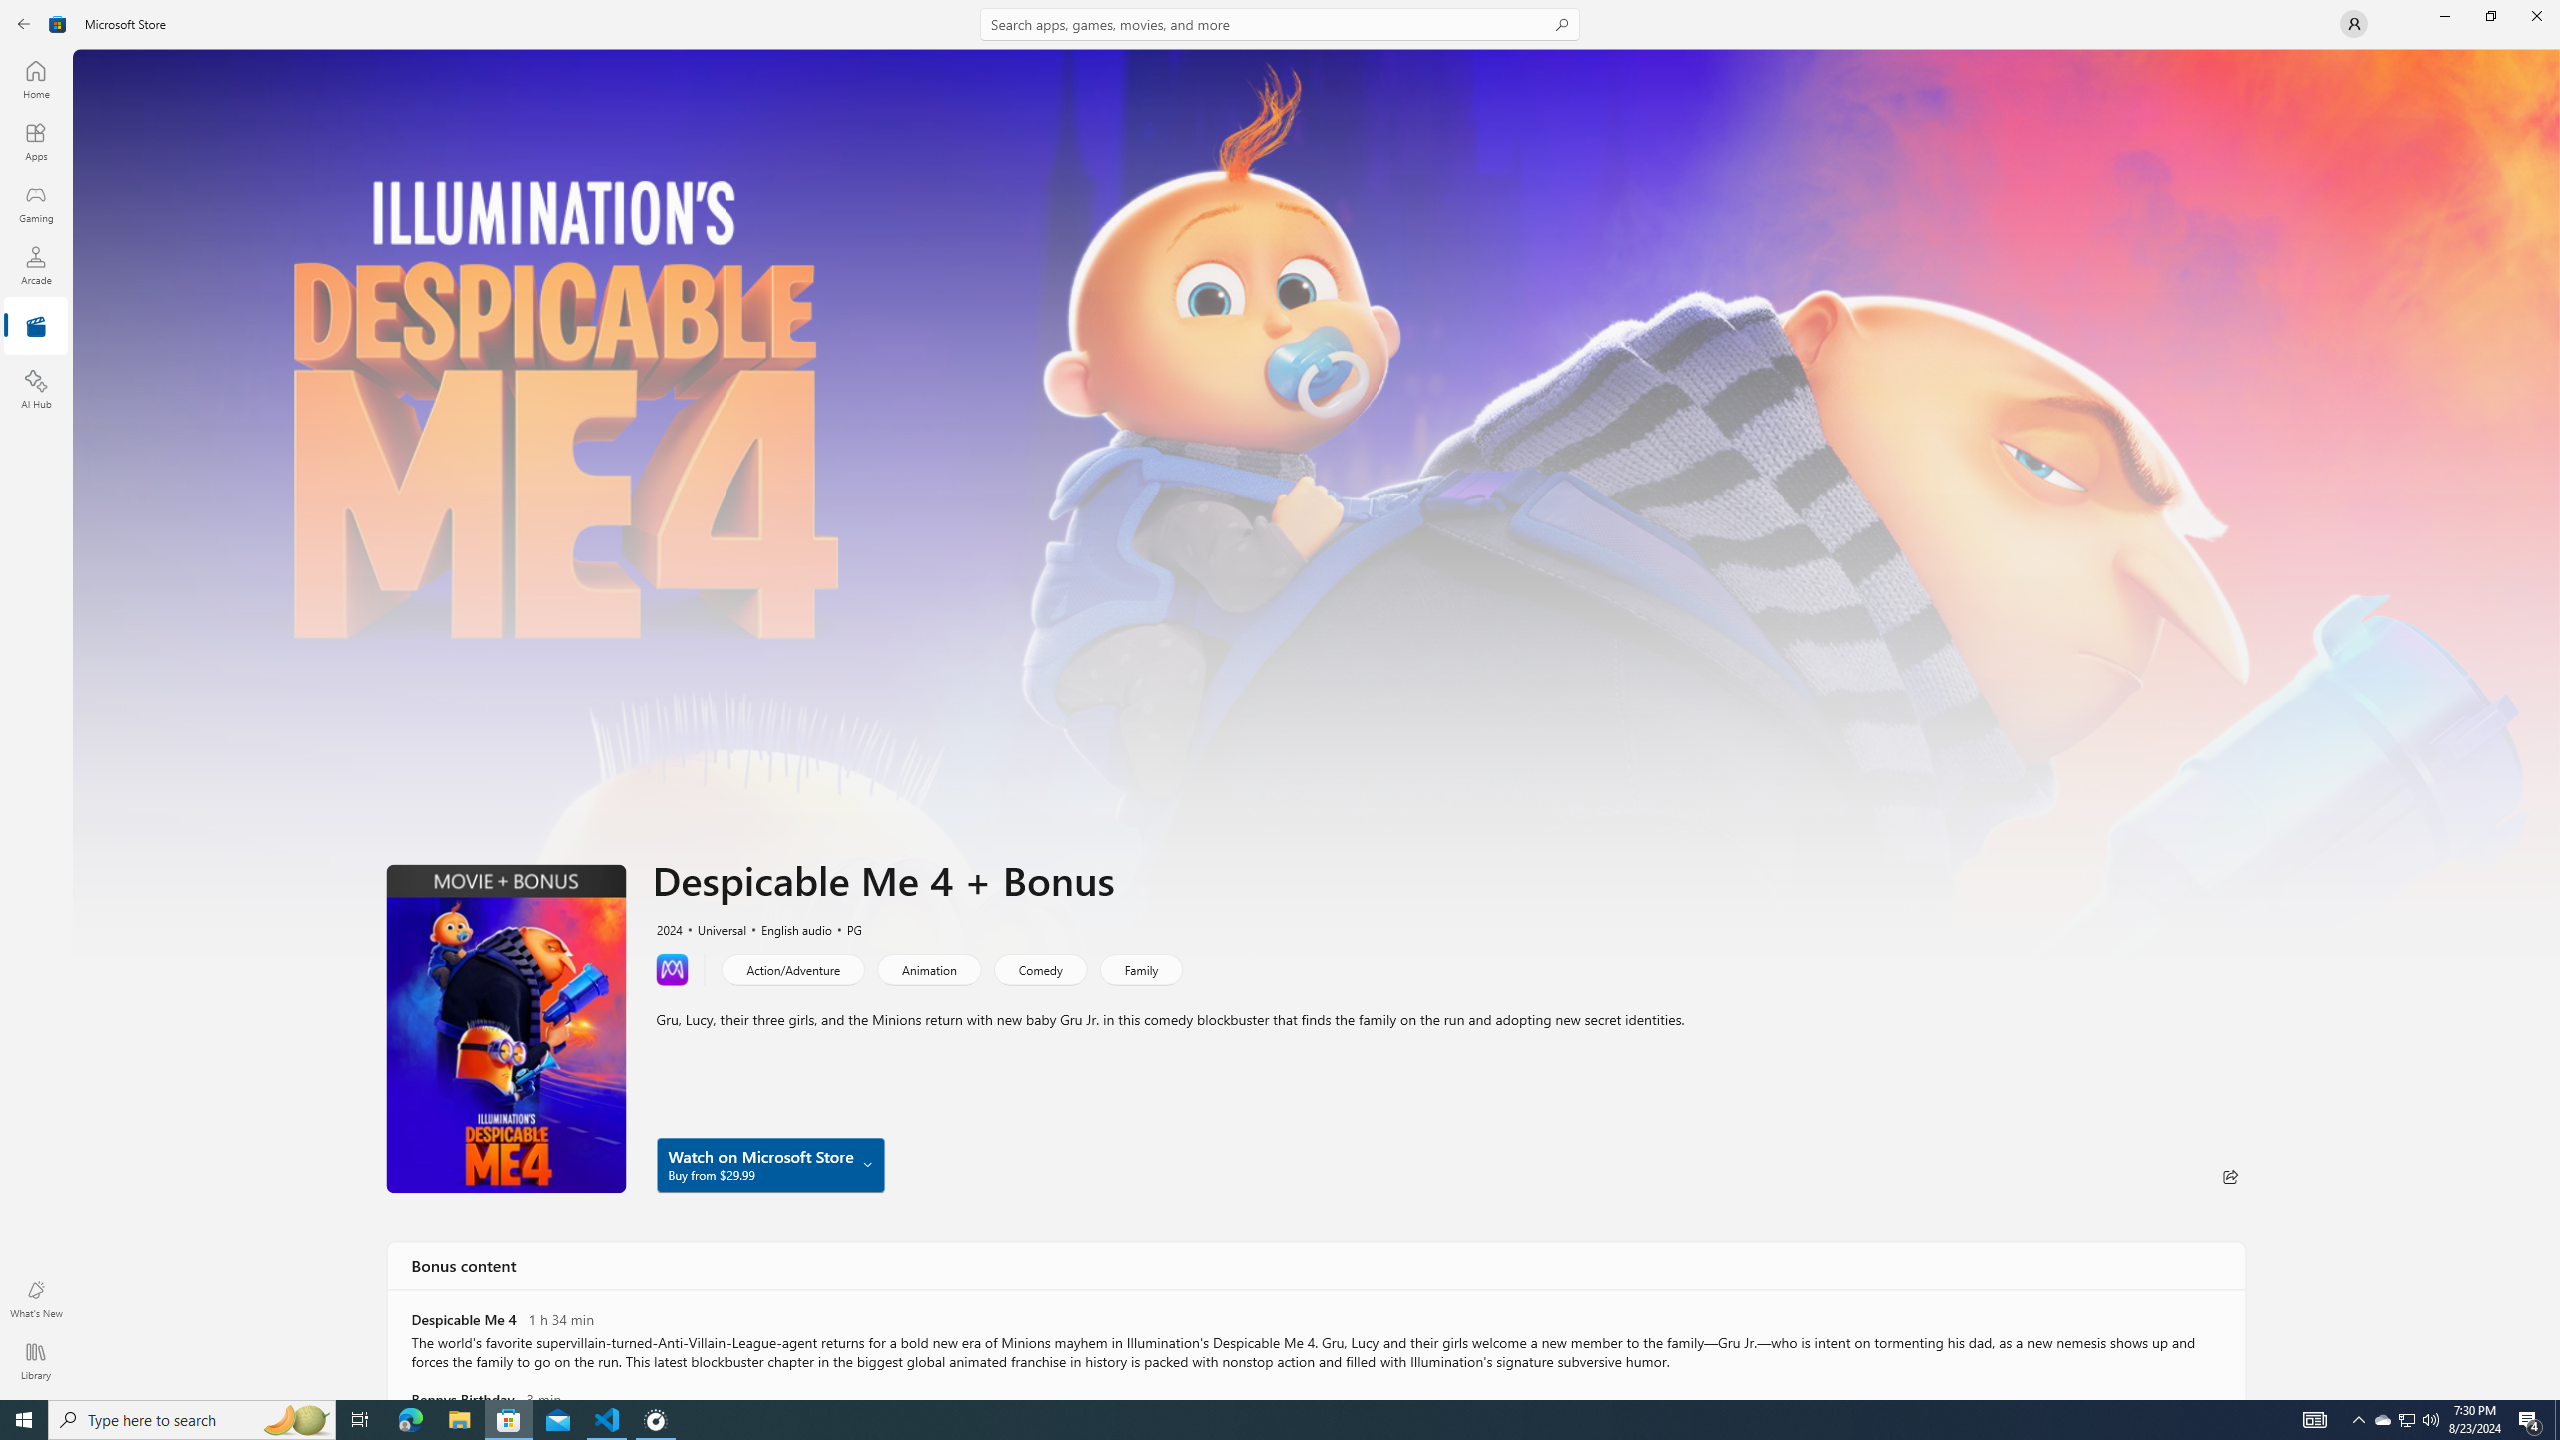  Describe the element at coordinates (1280, 23) in the screenshot. I see `'Search'` at that location.